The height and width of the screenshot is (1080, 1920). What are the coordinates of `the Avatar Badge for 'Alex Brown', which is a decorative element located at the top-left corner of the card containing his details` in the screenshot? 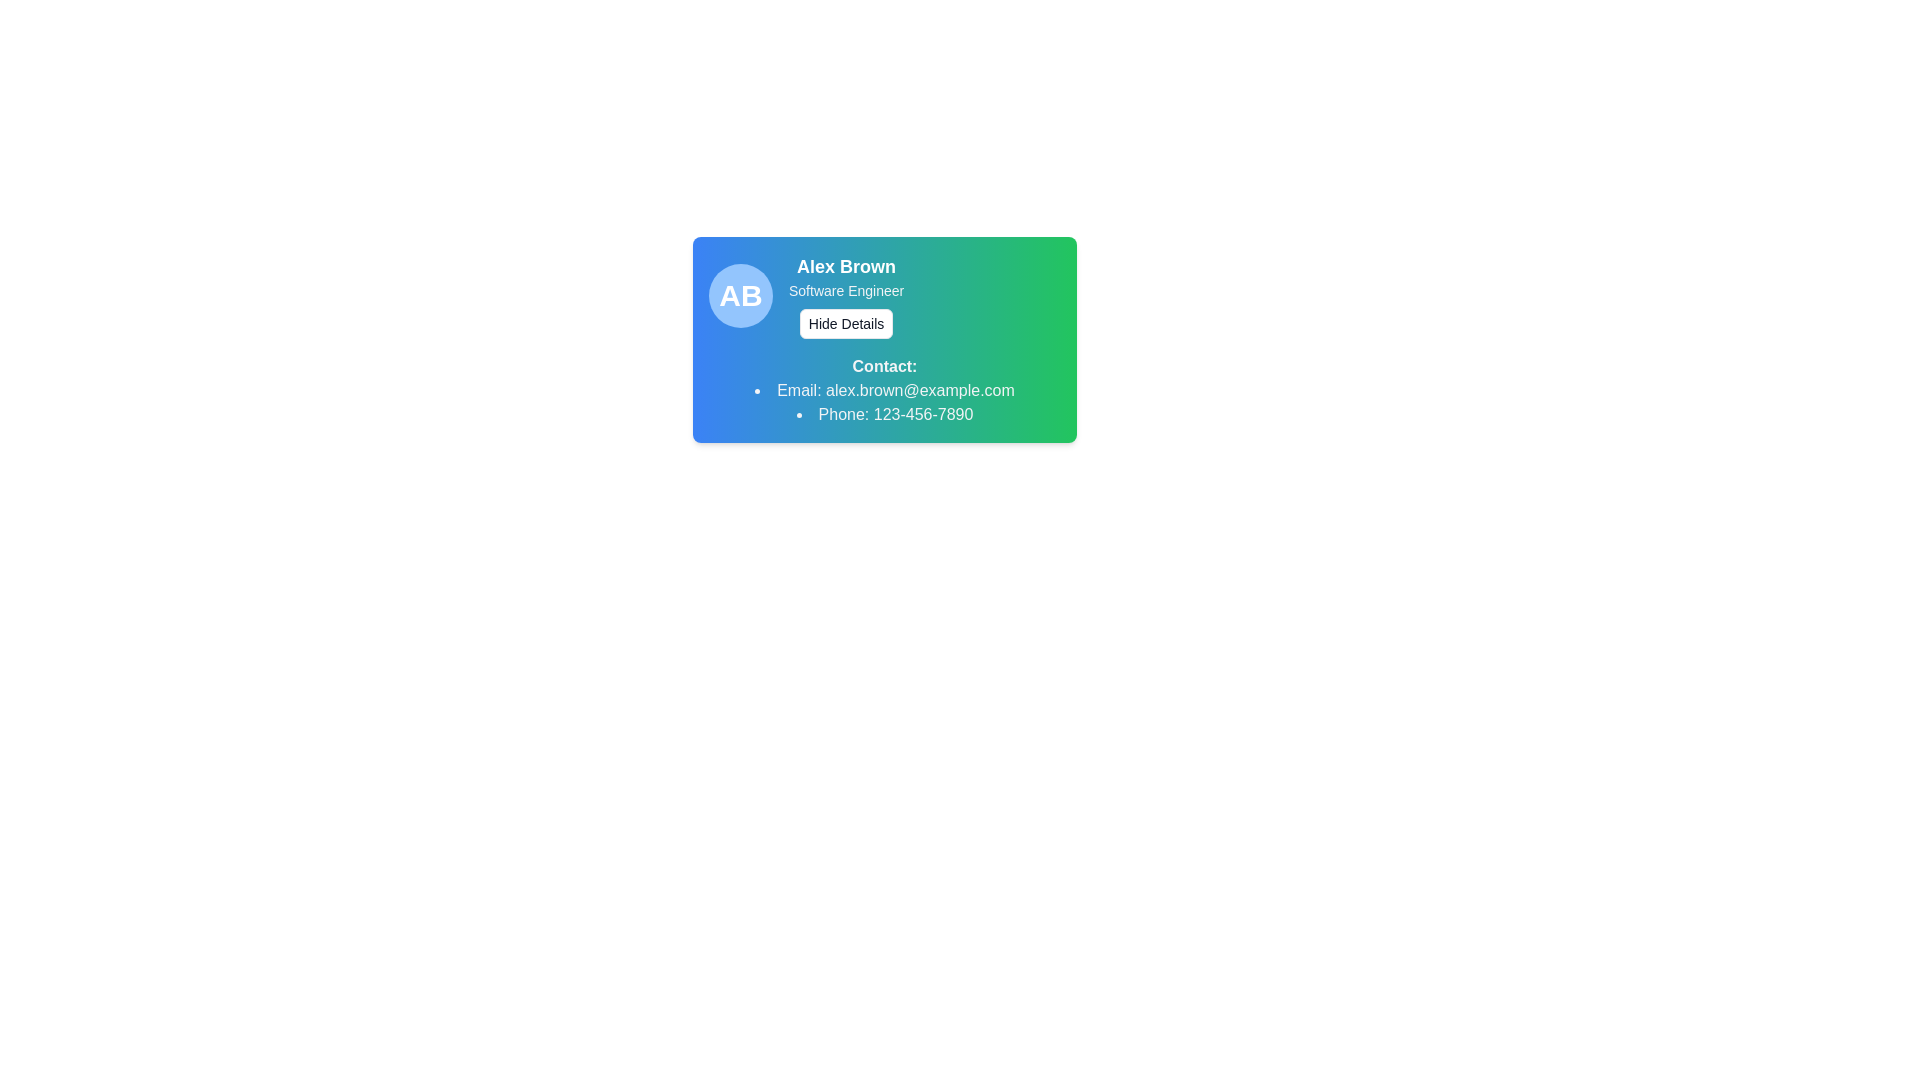 It's located at (739, 296).